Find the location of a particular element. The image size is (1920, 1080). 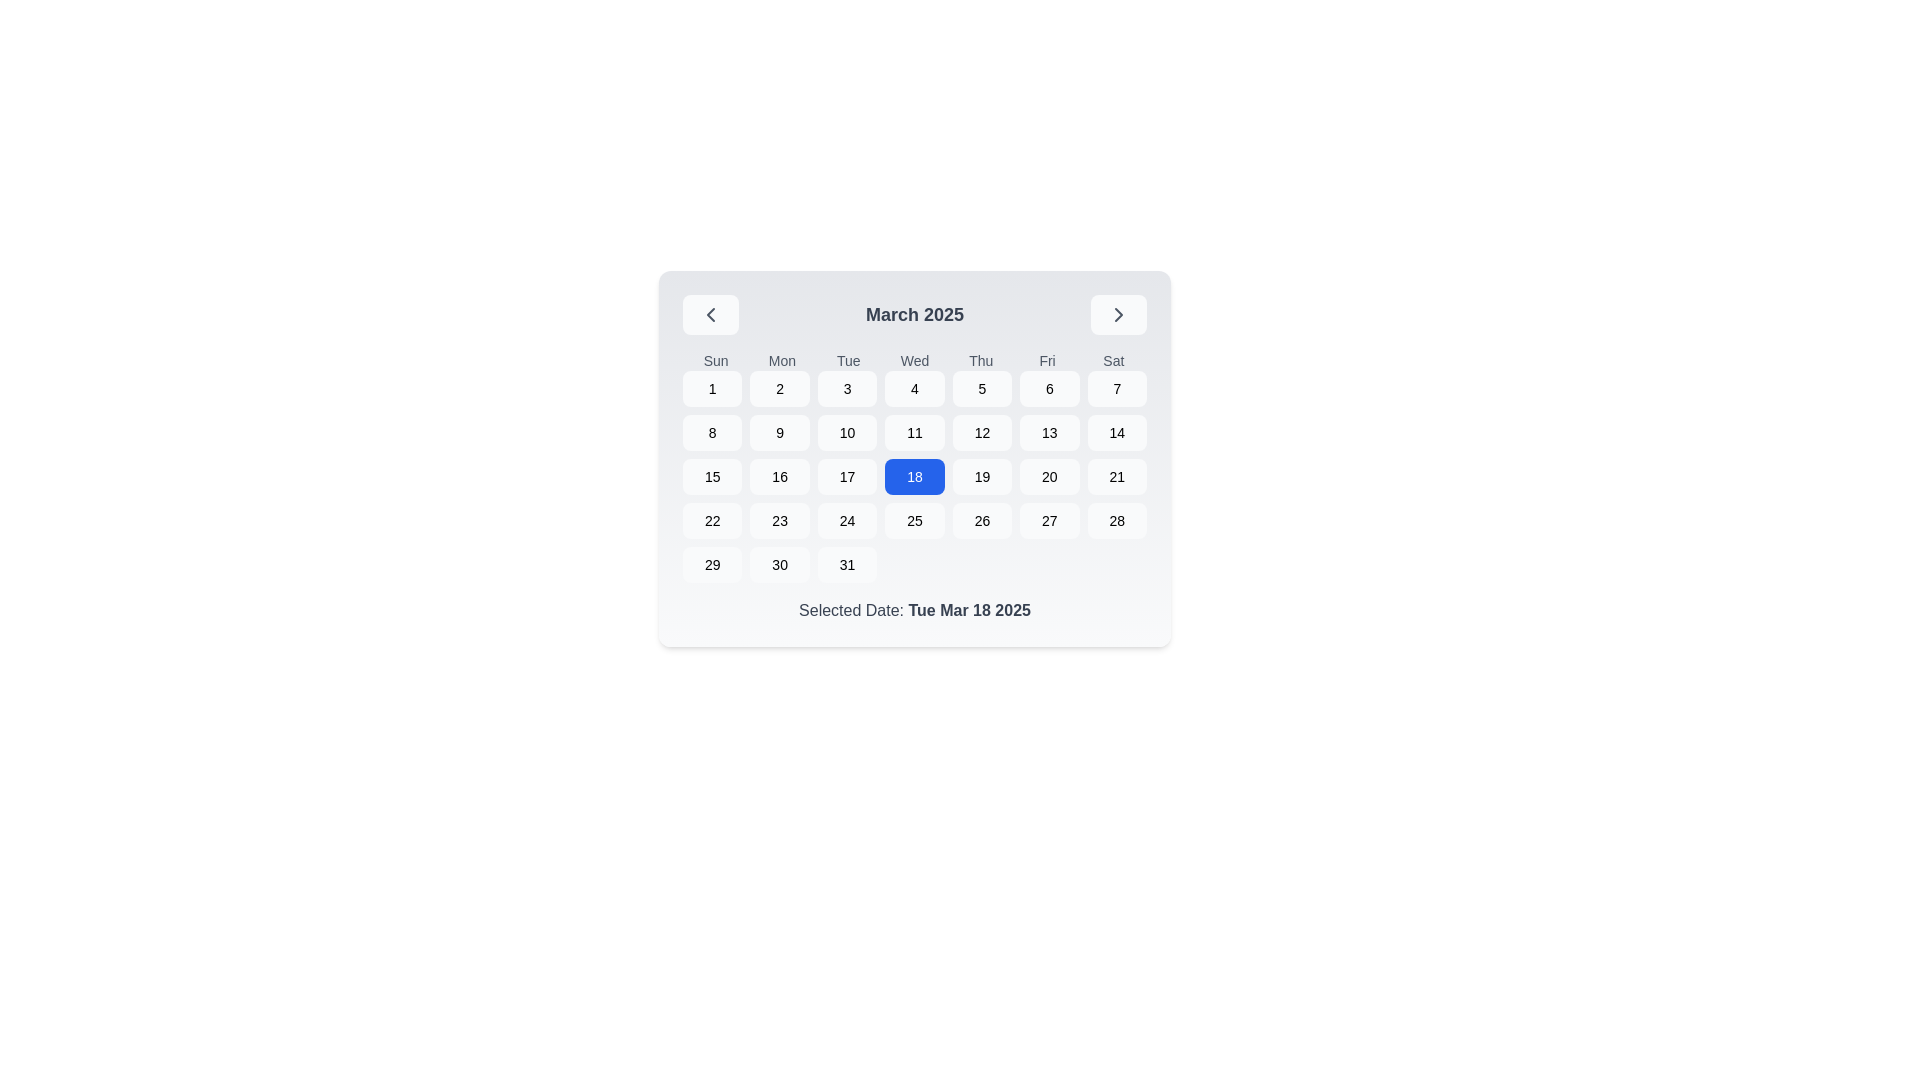

the calendar component displaying the month of March 2025 is located at coordinates (914, 459).